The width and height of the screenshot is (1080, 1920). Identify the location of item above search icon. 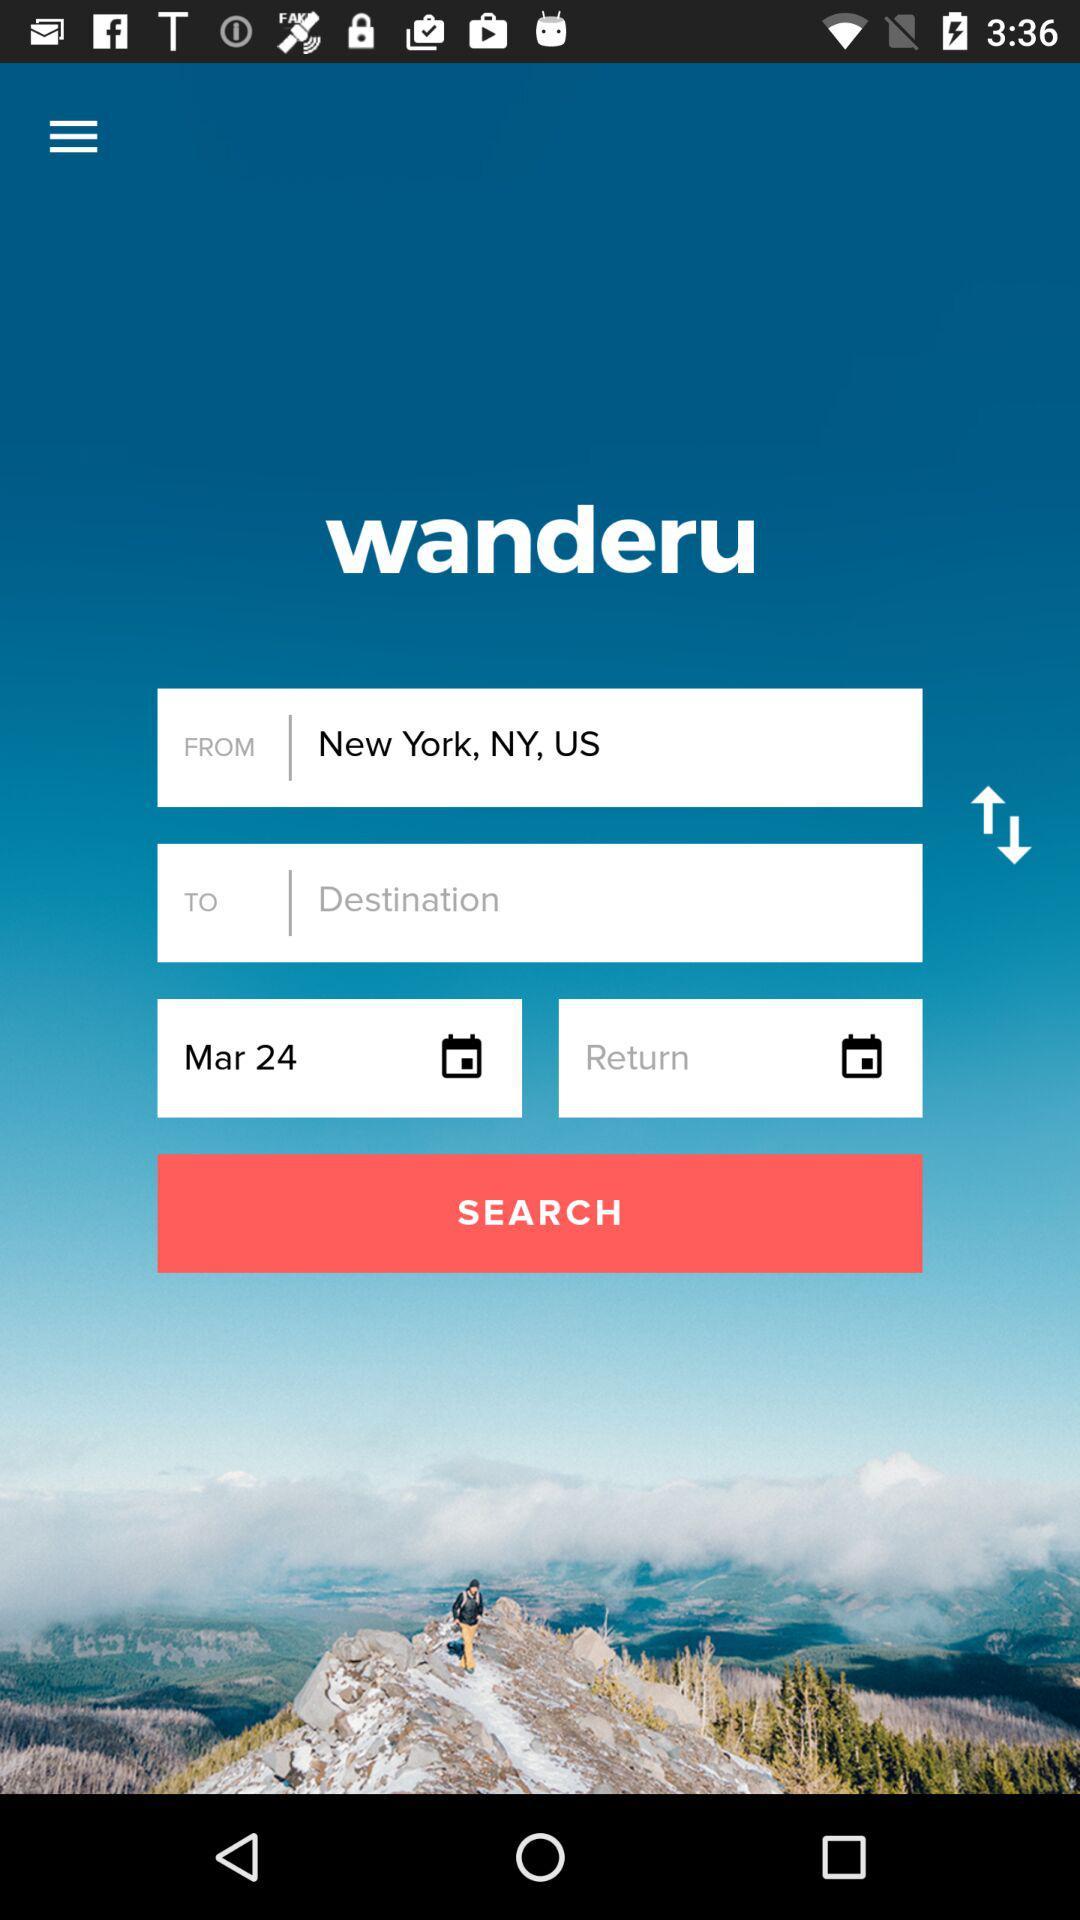
(72, 135).